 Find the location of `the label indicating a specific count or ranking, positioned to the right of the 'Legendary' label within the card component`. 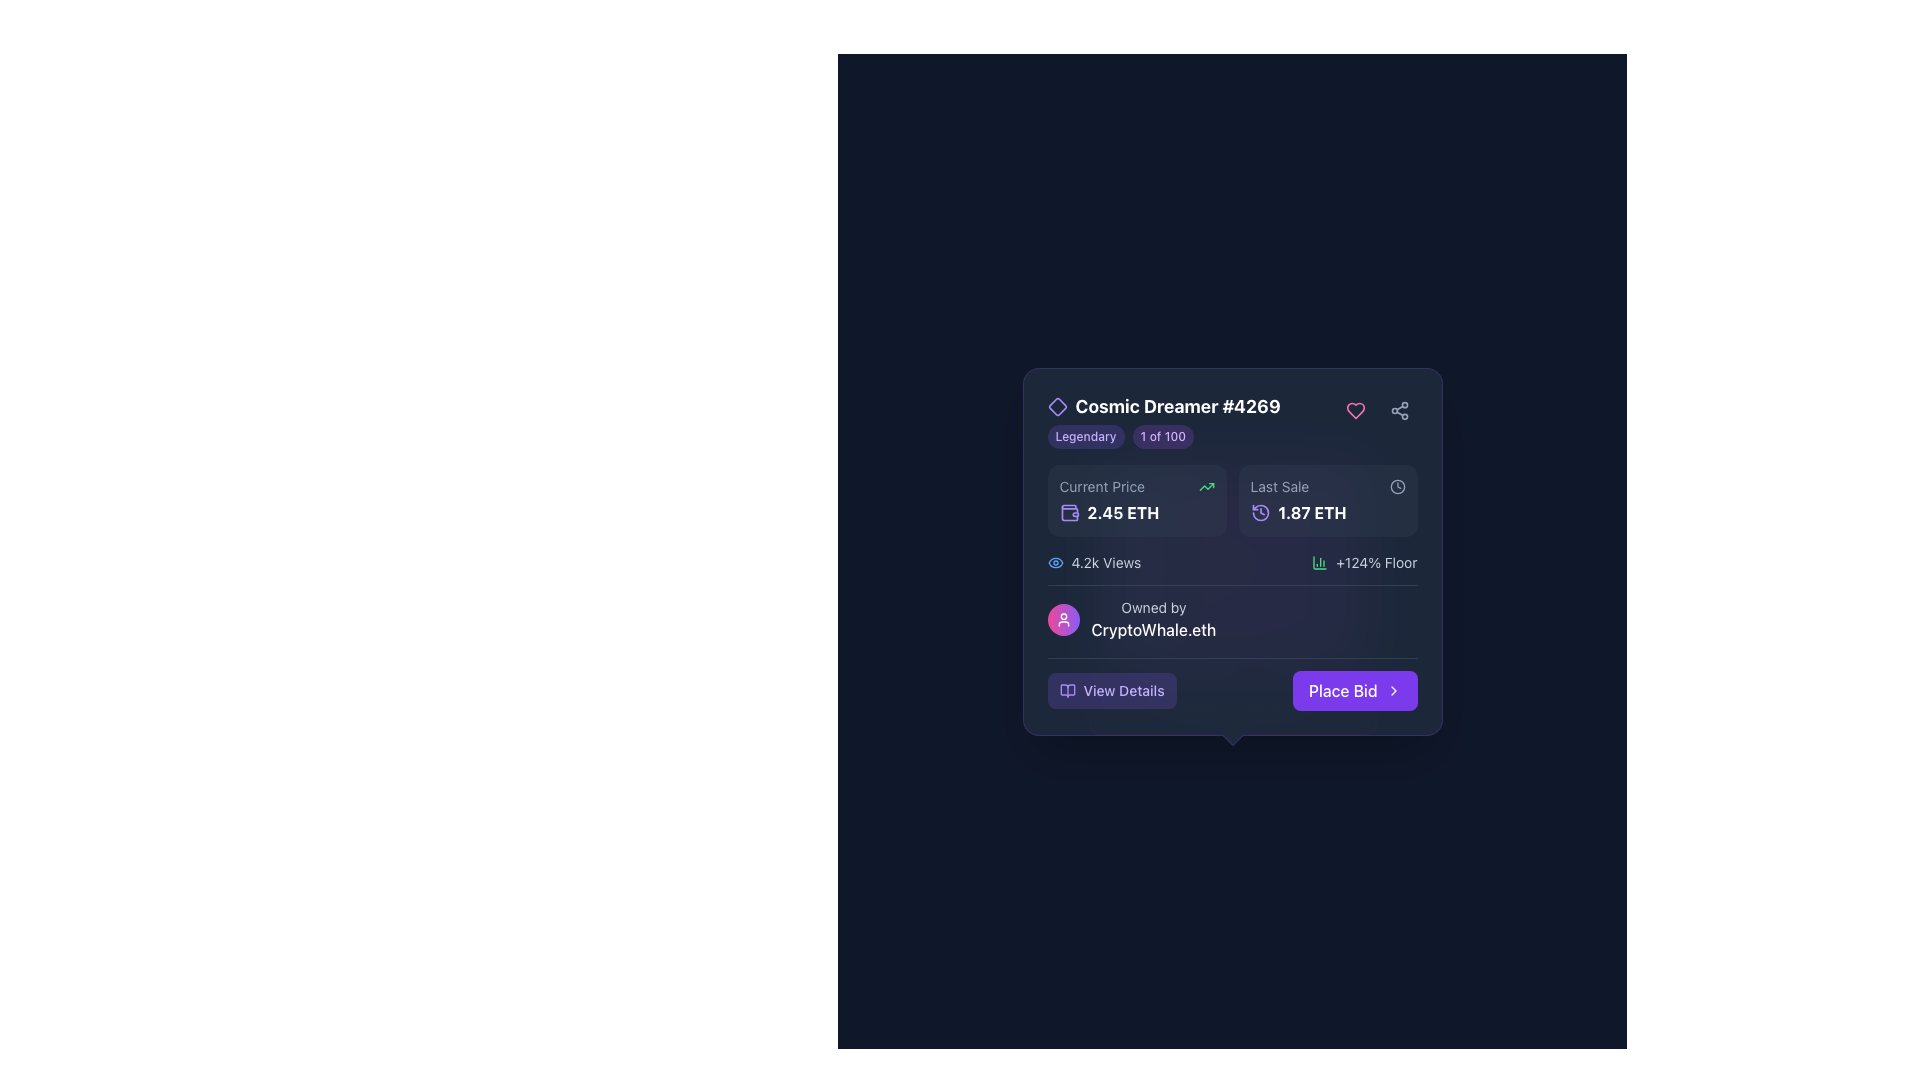

the label indicating a specific count or ranking, positioned to the right of the 'Legendary' label within the card component is located at coordinates (1163, 435).